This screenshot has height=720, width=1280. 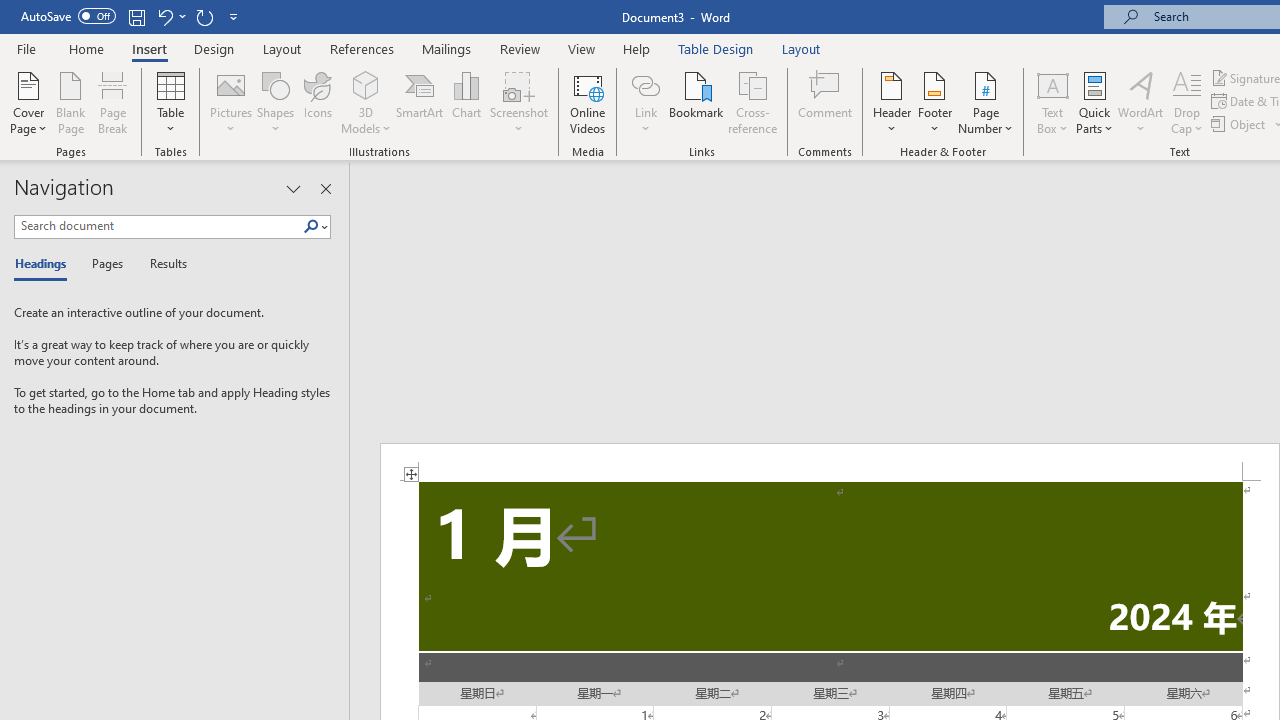 What do you see at coordinates (1239, 124) in the screenshot?
I see `'Object...'` at bounding box center [1239, 124].